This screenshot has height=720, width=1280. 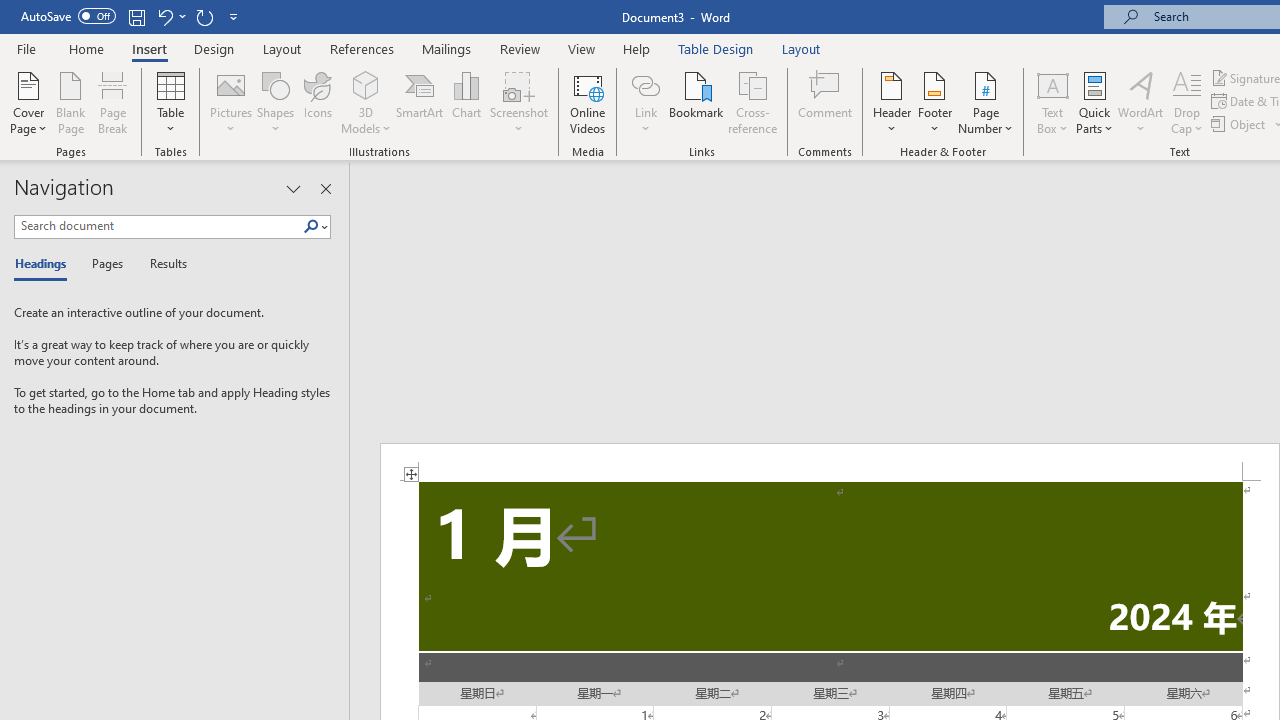 What do you see at coordinates (1239, 124) in the screenshot?
I see `'Object...'` at bounding box center [1239, 124].